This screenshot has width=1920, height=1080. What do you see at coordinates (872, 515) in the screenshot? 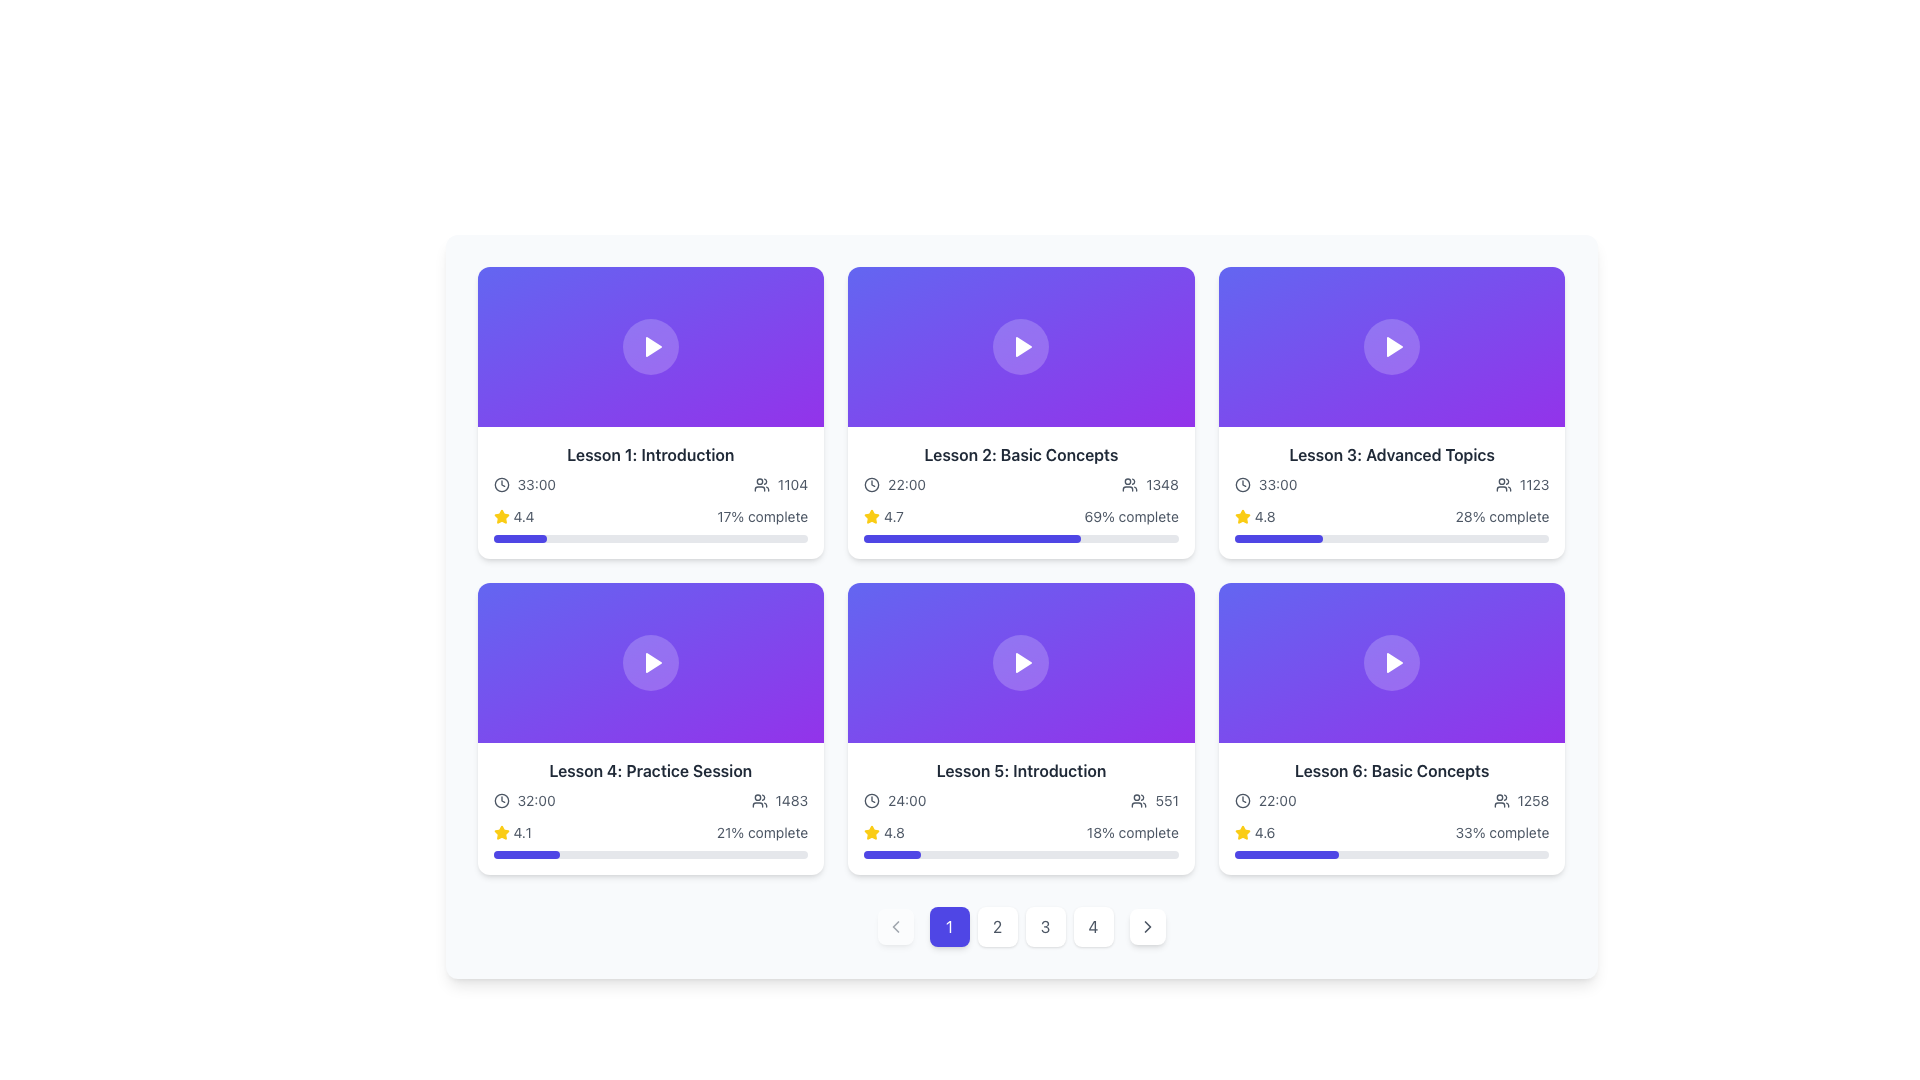
I see `the rating indicator icon located in the bottom left corner of the card for 'Lesson 2: Basic Concepts', which visually represents a rating of '4.7'` at bounding box center [872, 515].